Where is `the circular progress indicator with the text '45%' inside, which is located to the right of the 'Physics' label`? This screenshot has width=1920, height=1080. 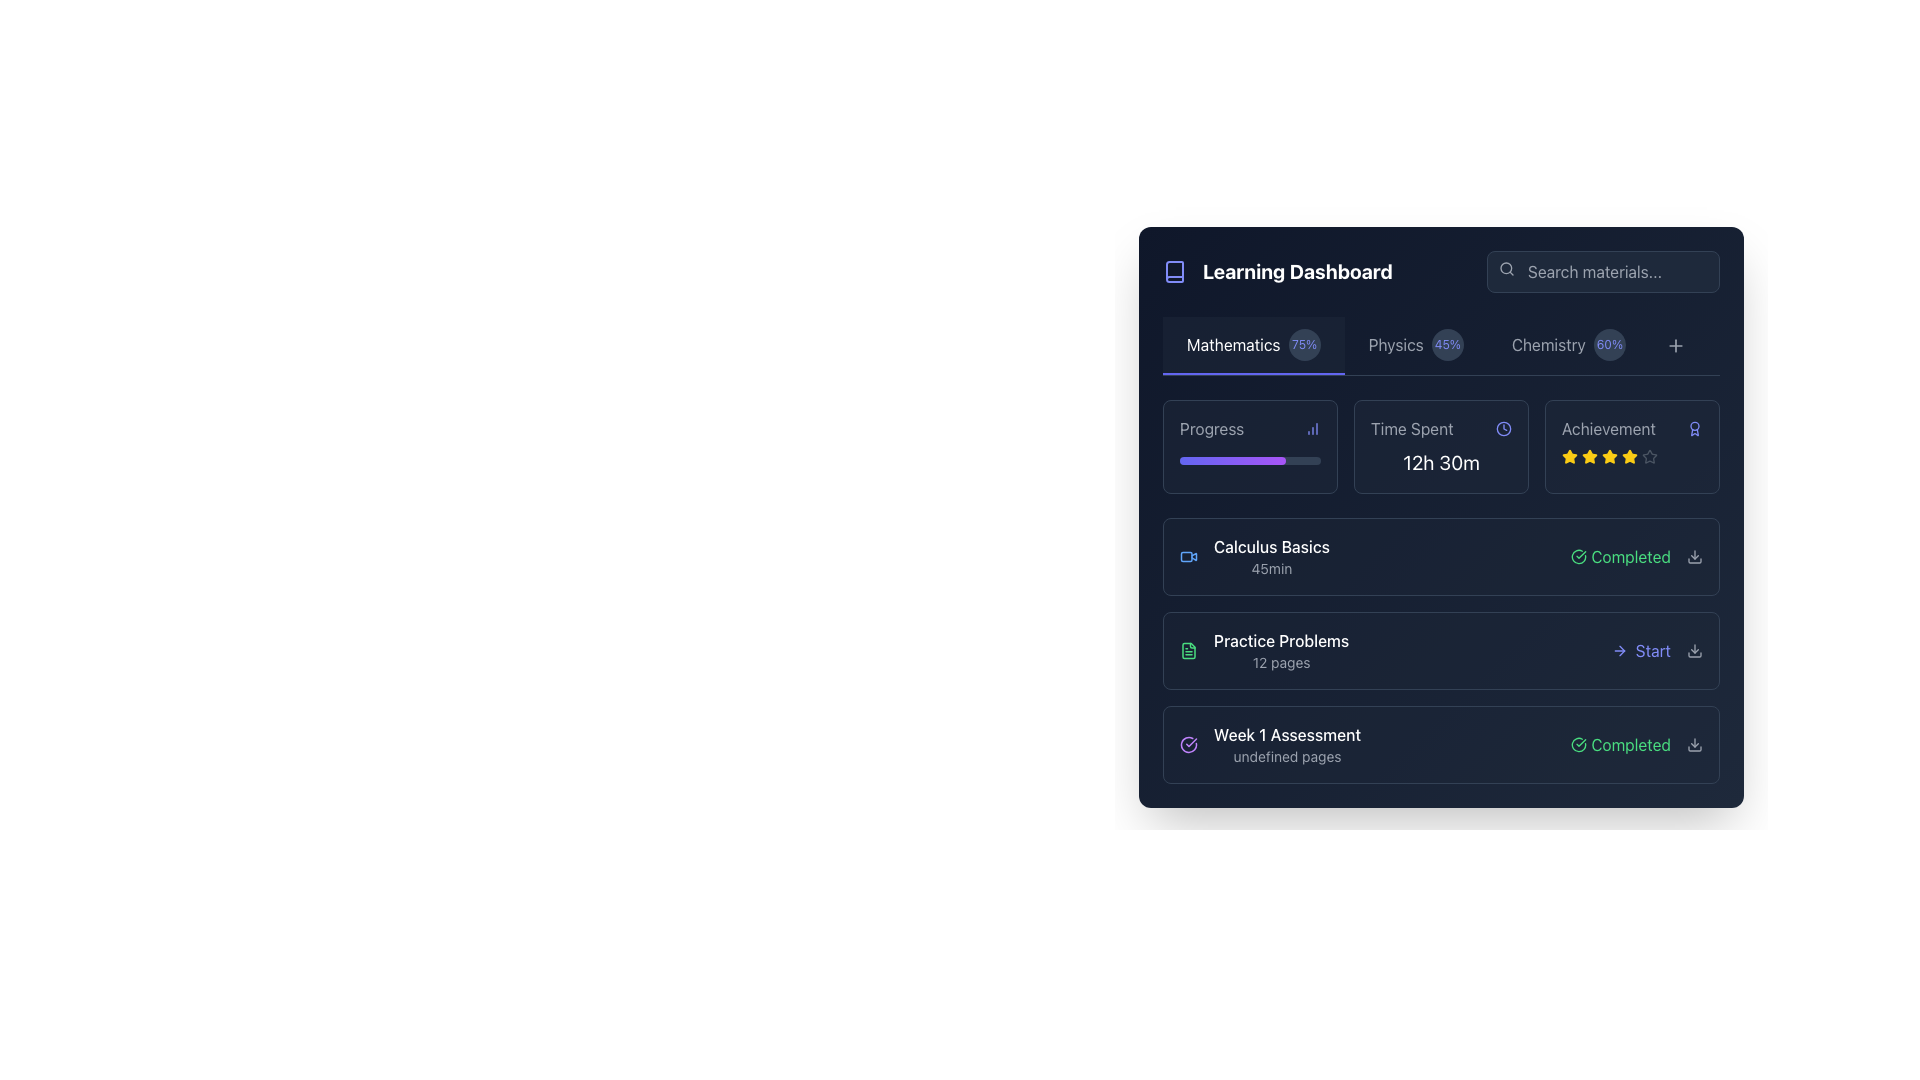
the circular progress indicator with the text '45%' inside, which is located to the right of the 'Physics' label is located at coordinates (1447, 343).